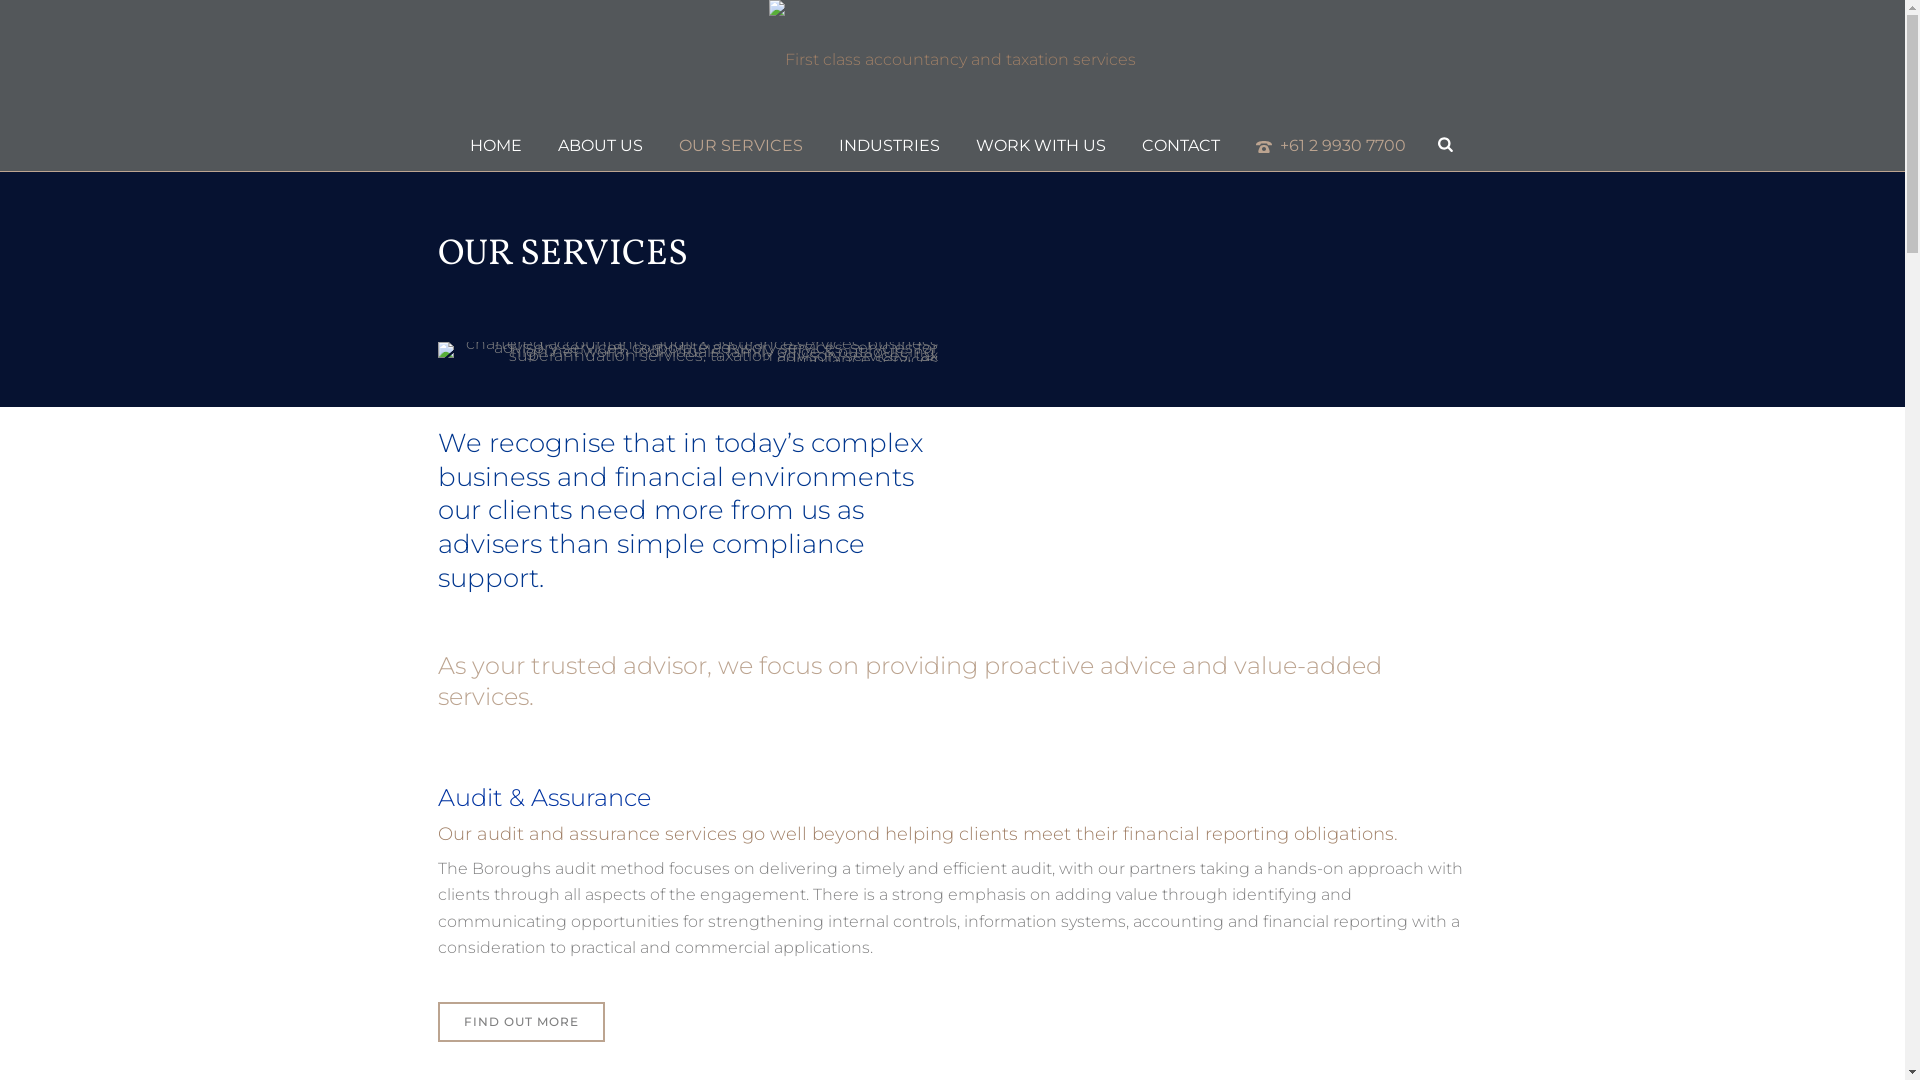 The width and height of the screenshot is (1920, 1080). What do you see at coordinates (820, 144) in the screenshot?
I see `'INDUSTRIES'` at bounding box center [820, 144].